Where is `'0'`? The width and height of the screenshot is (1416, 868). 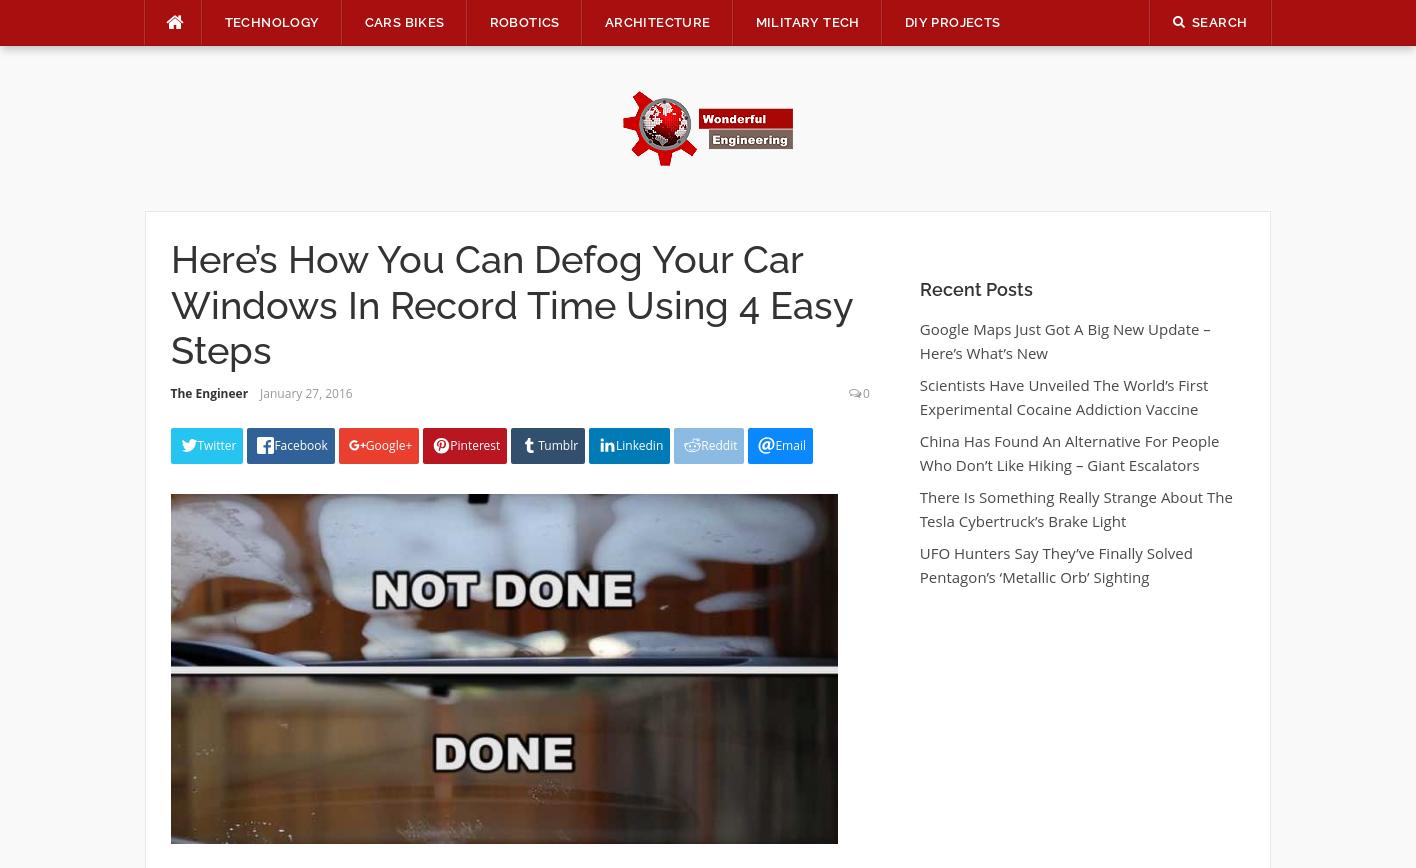 '0' is located at coordinates (865, 392).